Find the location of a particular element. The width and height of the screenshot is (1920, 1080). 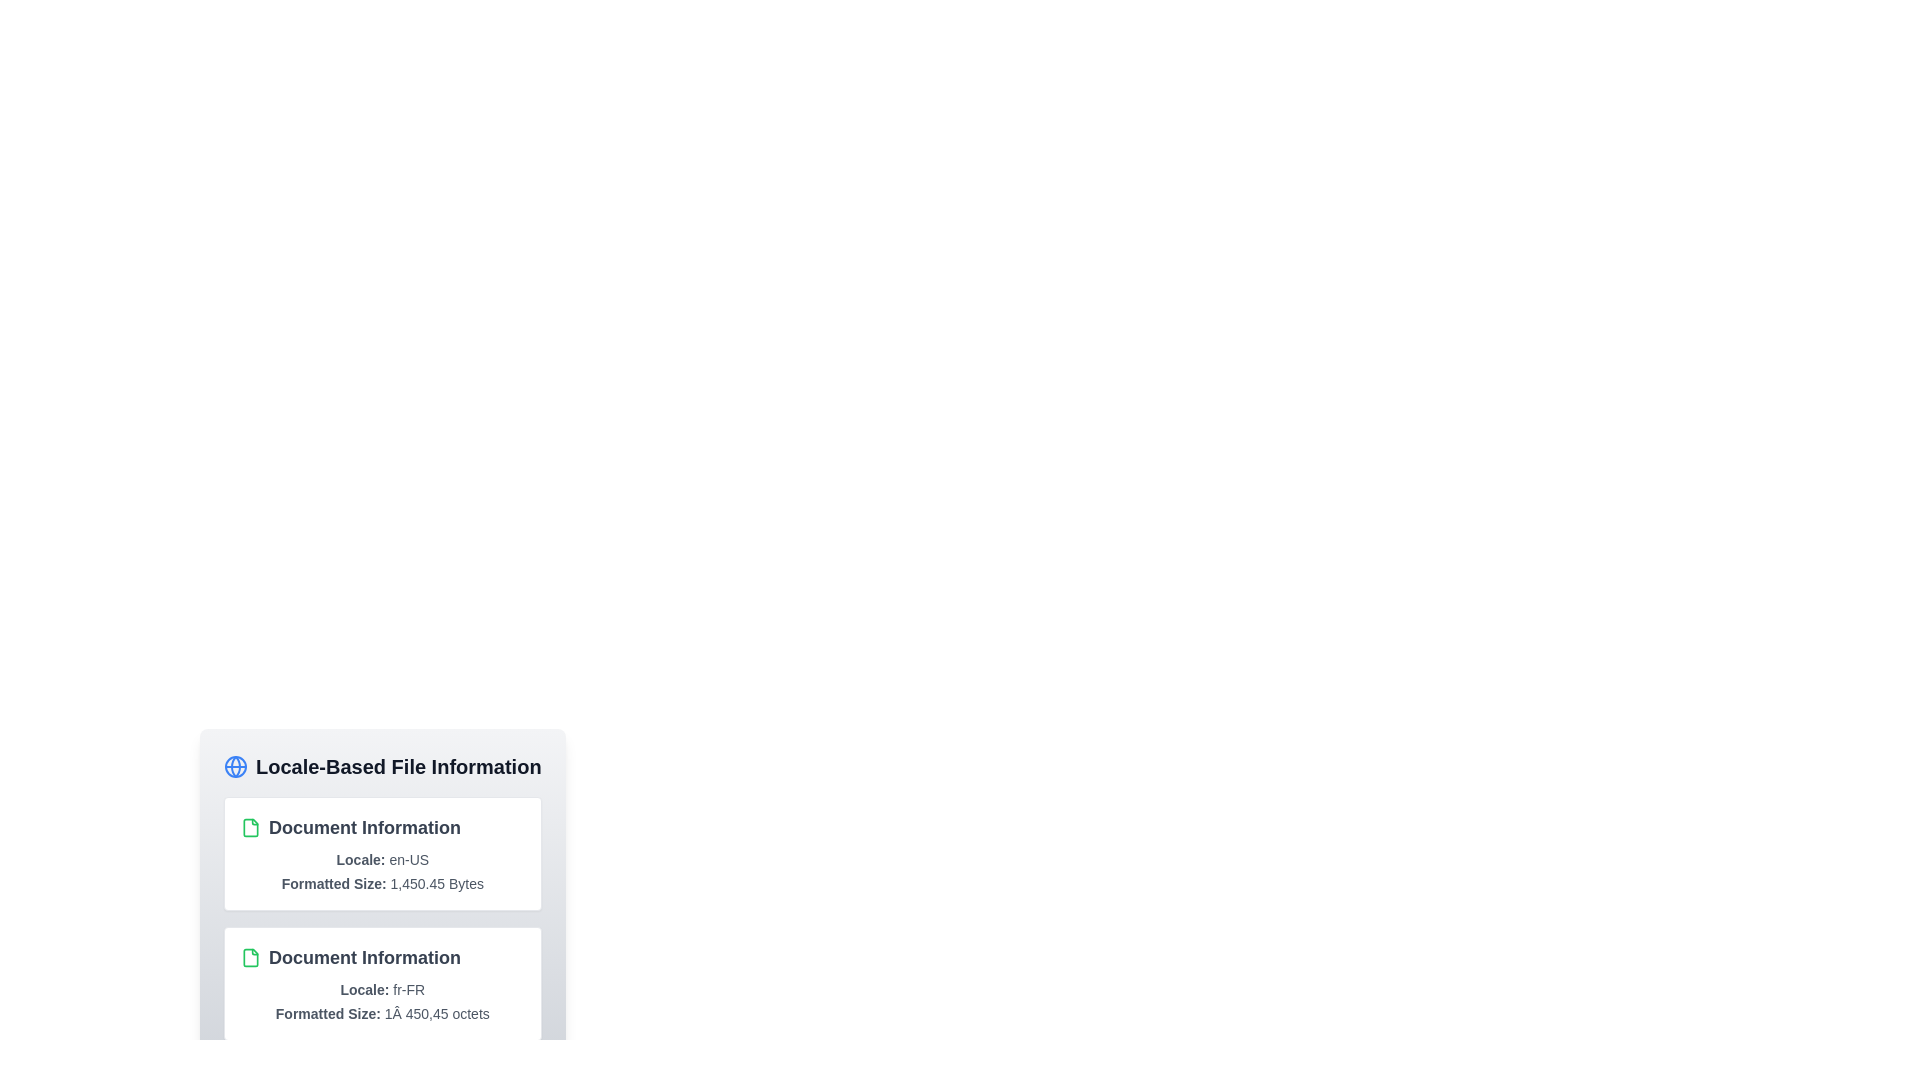

the text label that displays the locale setting in the document instance, located beneath the title 'Document Information' is located at coordinates (382, 990).